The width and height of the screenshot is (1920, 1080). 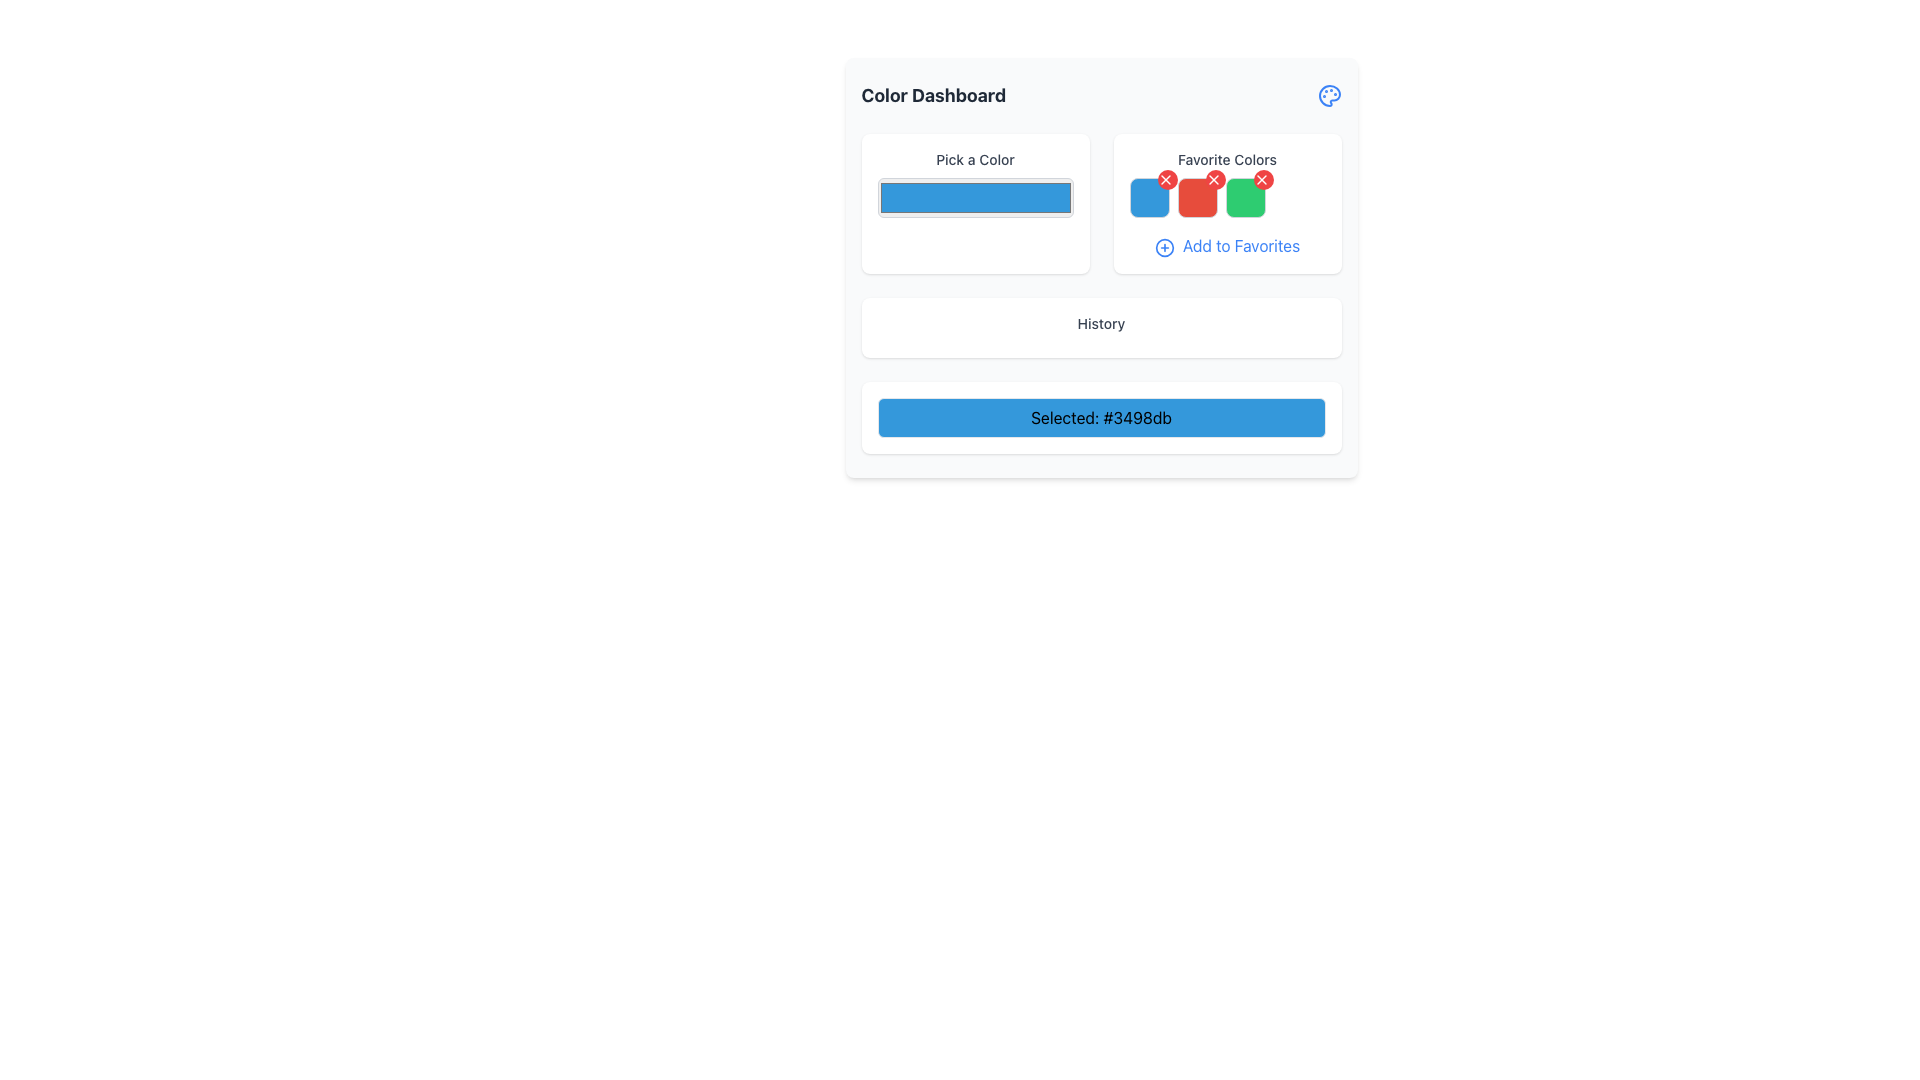 What do you see at coordinates (975, 158) in the screenshot?
I see `the text label that says 'Pick a Color', which is located in the top-left area of the dashboard interface above the color input field` at bounding box center [975, 158].